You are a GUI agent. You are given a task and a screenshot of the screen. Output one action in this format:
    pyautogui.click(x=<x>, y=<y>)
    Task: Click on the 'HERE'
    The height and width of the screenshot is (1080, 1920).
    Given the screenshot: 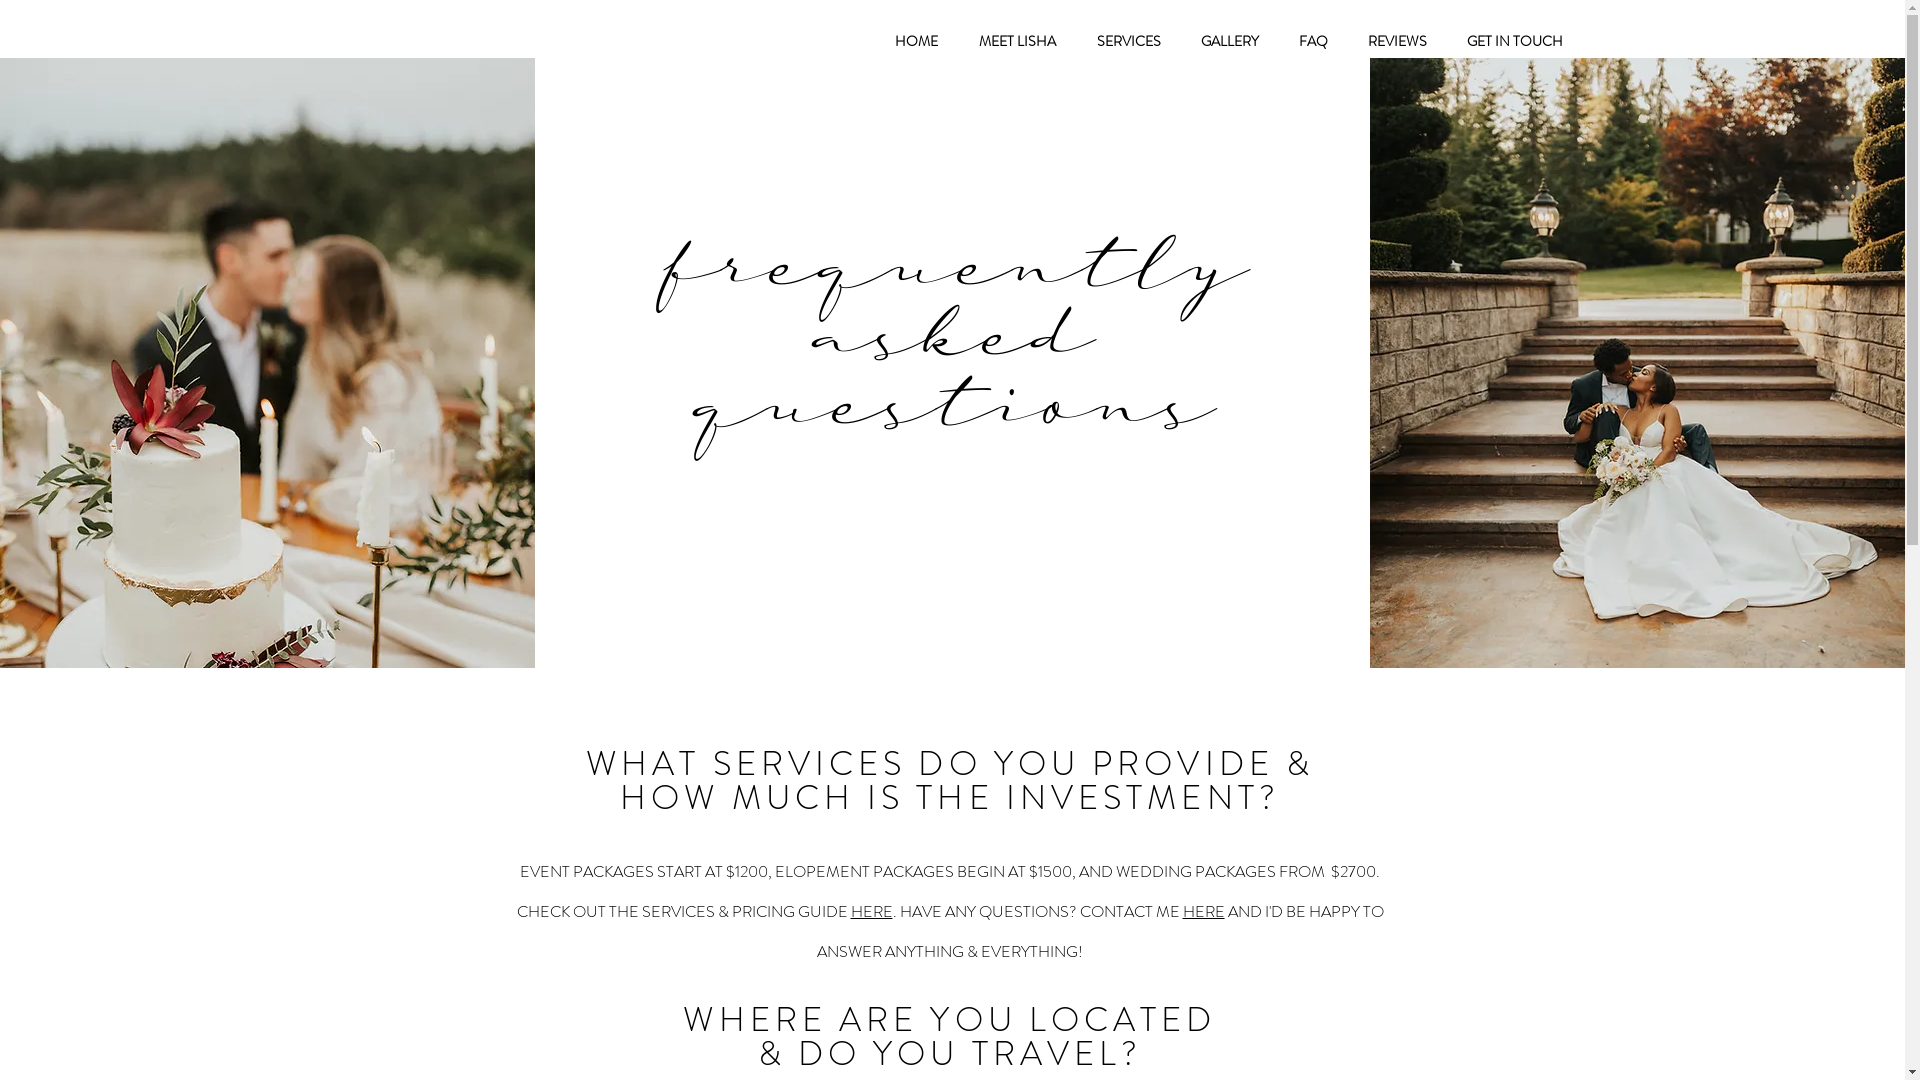 What is the action you would take?
    pyautogui.click(x=1202, y=911)
    